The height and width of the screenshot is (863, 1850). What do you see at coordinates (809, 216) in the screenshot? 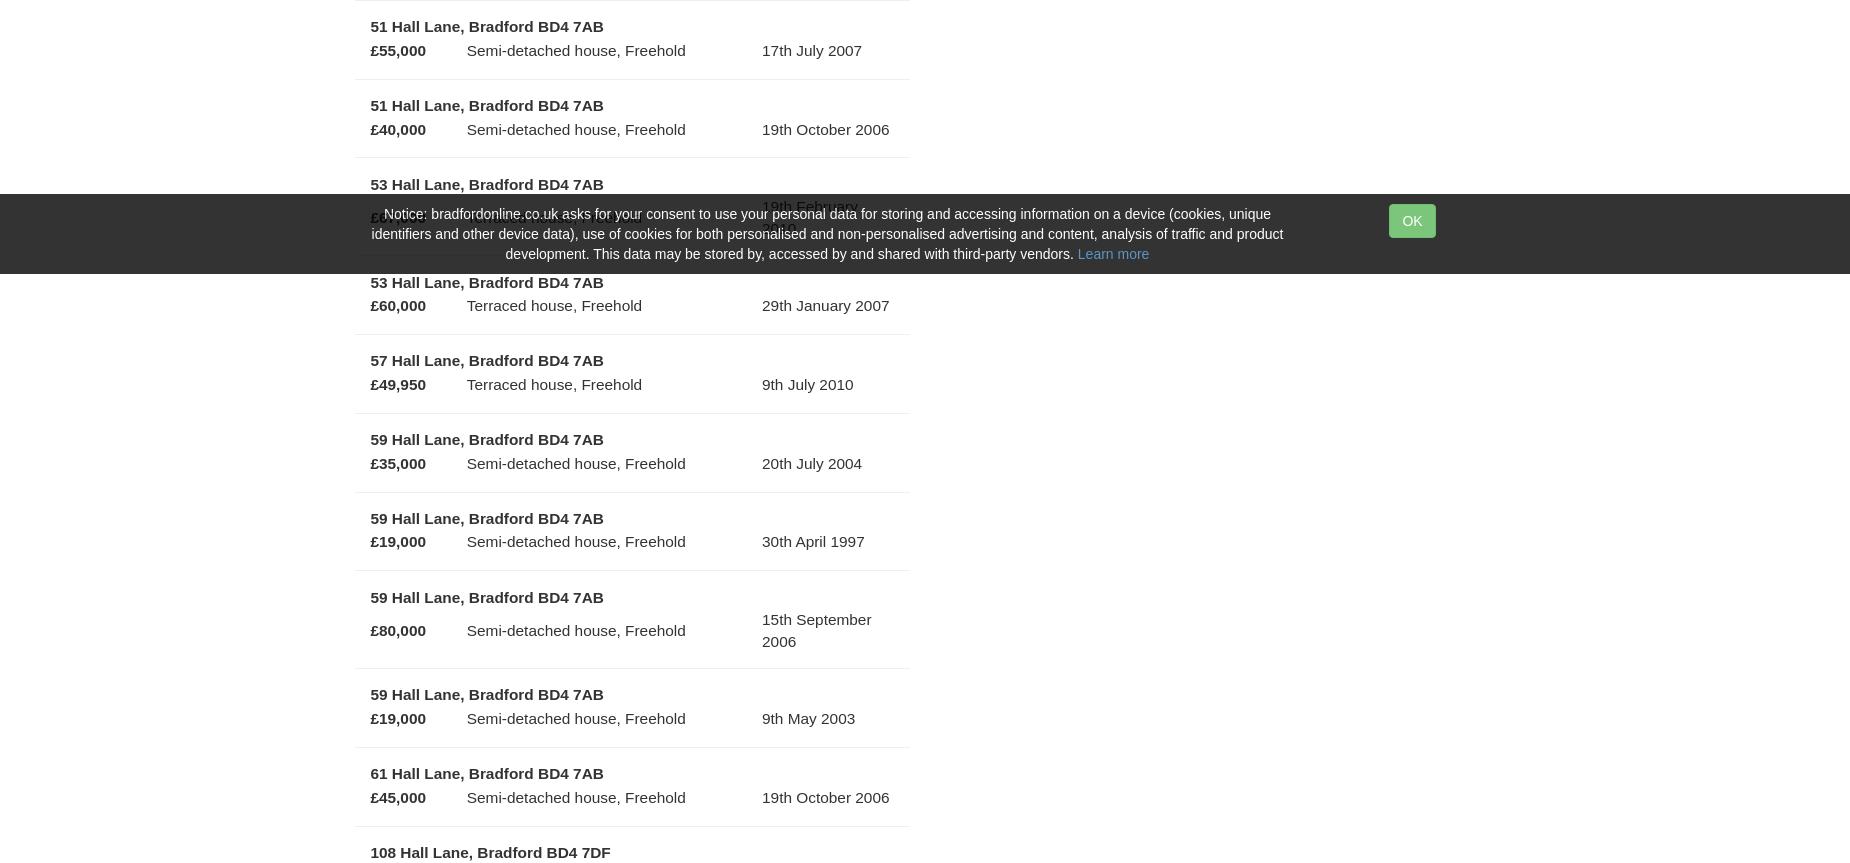
I see `'19th February 2010'` at bounding box center [809, 216].